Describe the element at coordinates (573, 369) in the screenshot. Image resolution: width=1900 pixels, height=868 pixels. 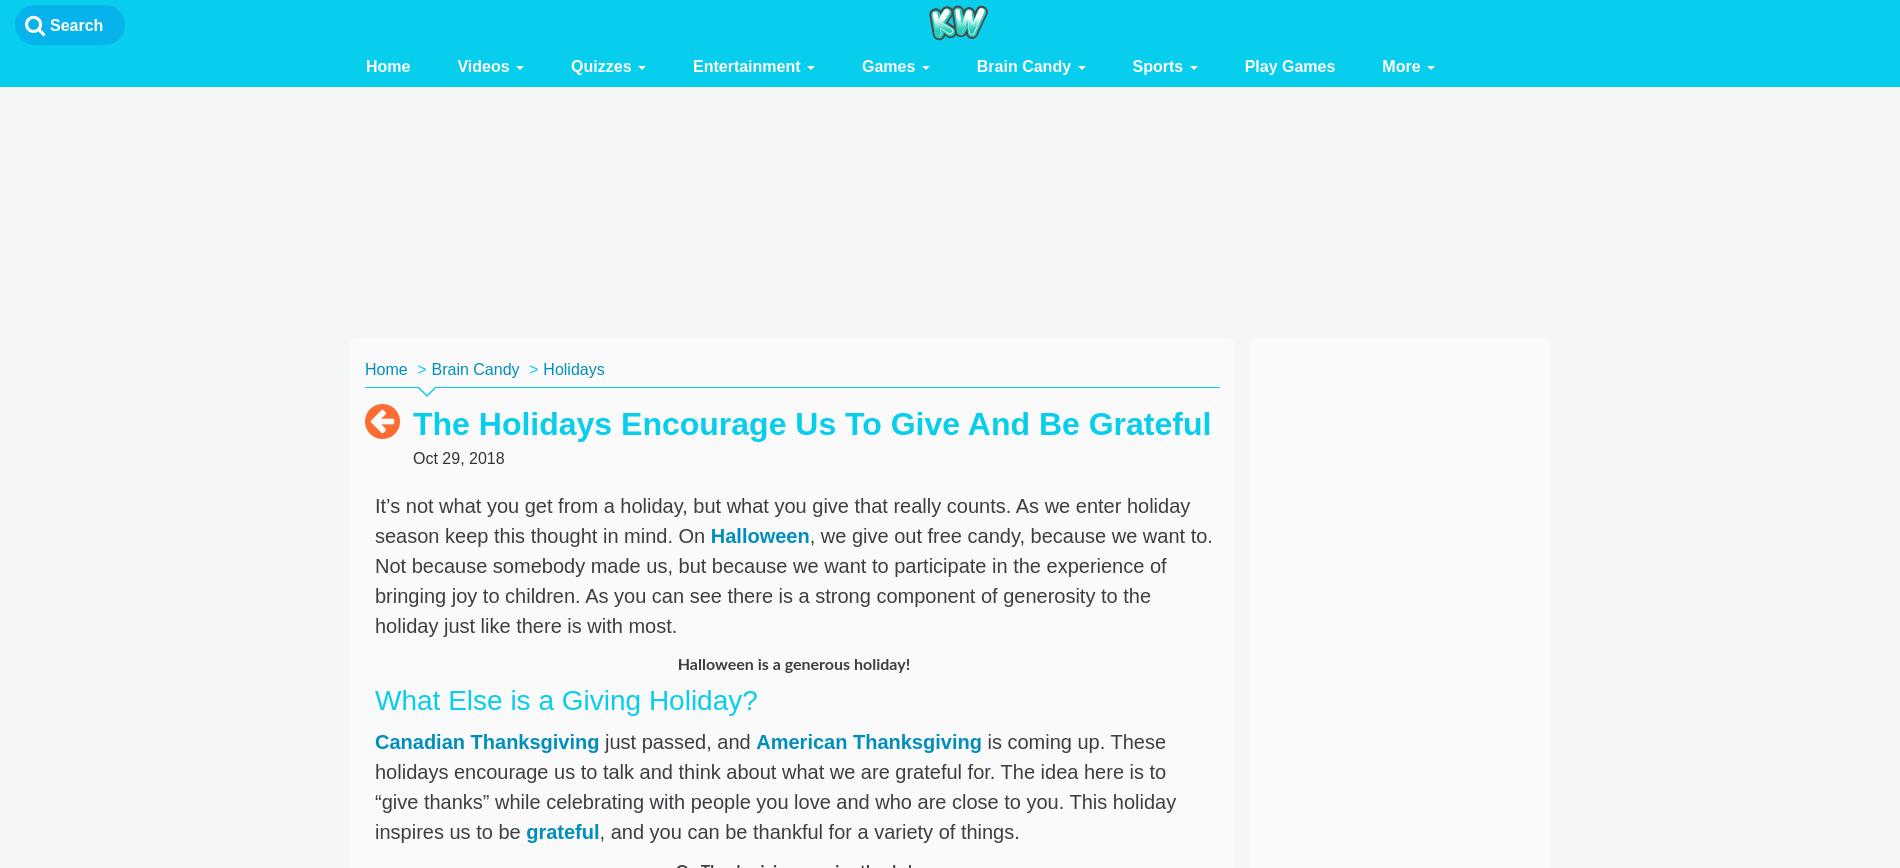
I see `'Holidays'` at that location.